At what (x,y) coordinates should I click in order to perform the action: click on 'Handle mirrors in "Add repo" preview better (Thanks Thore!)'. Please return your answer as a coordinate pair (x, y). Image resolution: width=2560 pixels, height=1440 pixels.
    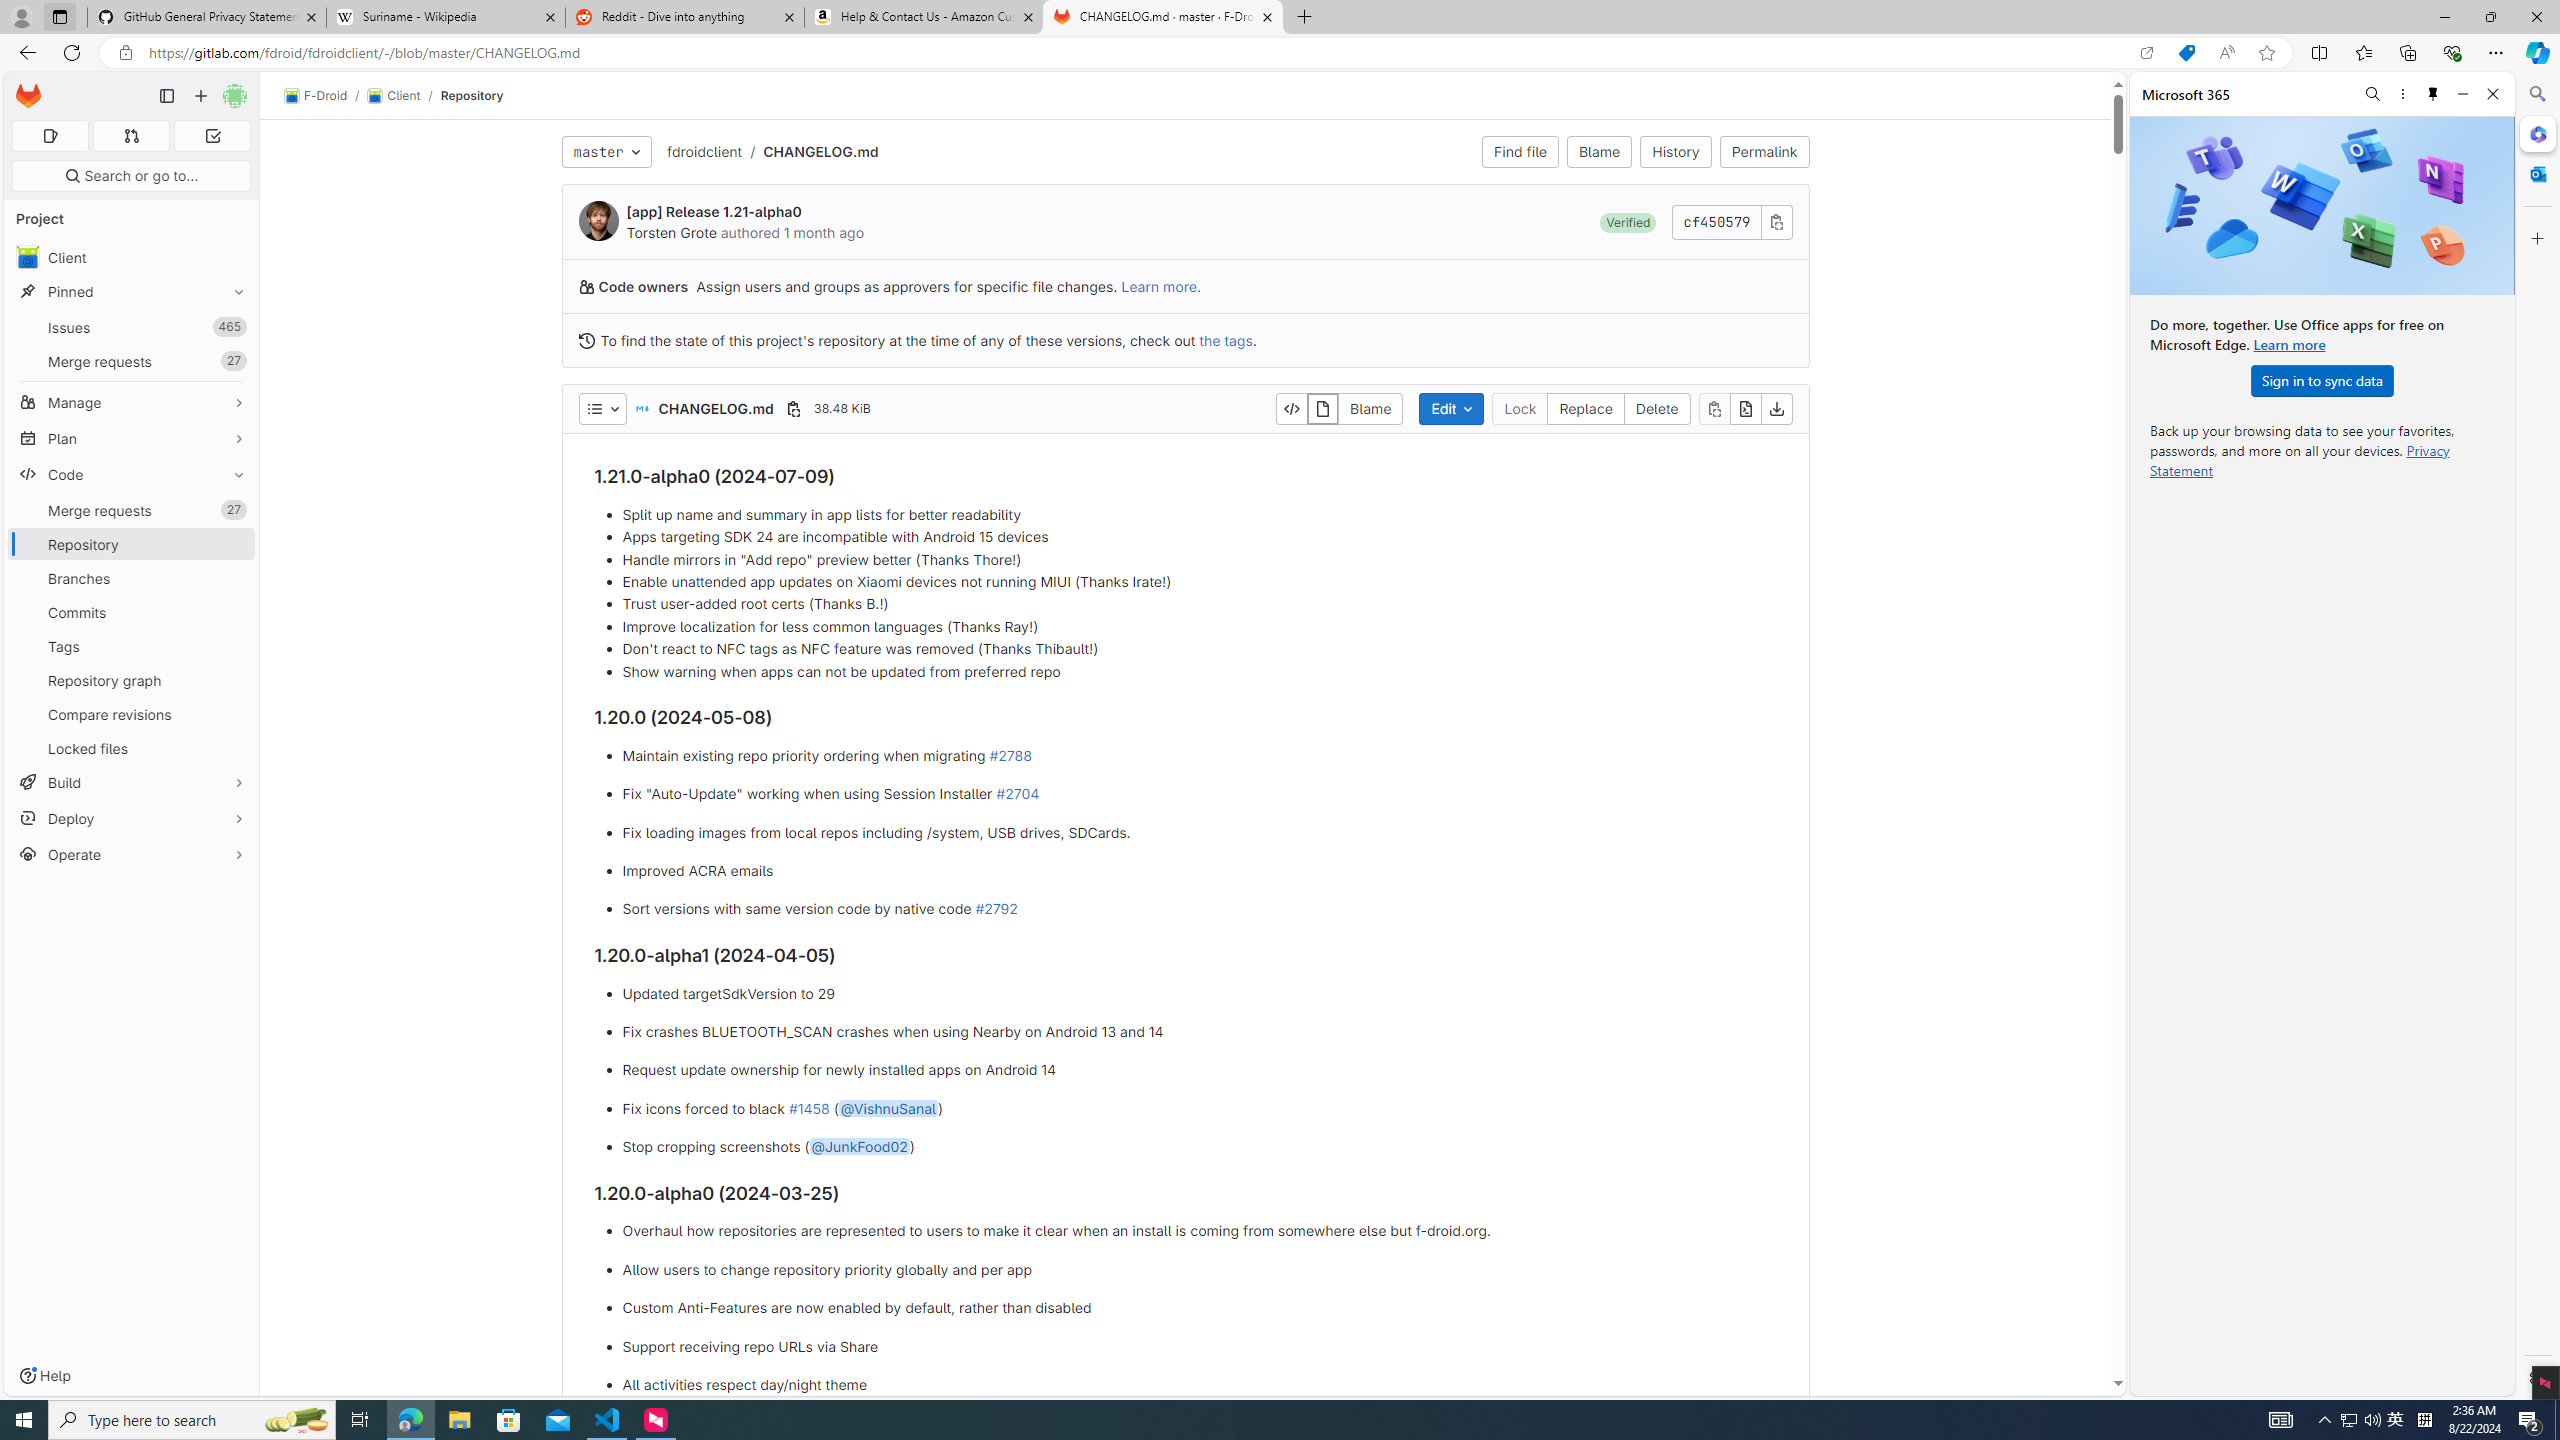
    Looking at the image, I should click on (1198, 559).